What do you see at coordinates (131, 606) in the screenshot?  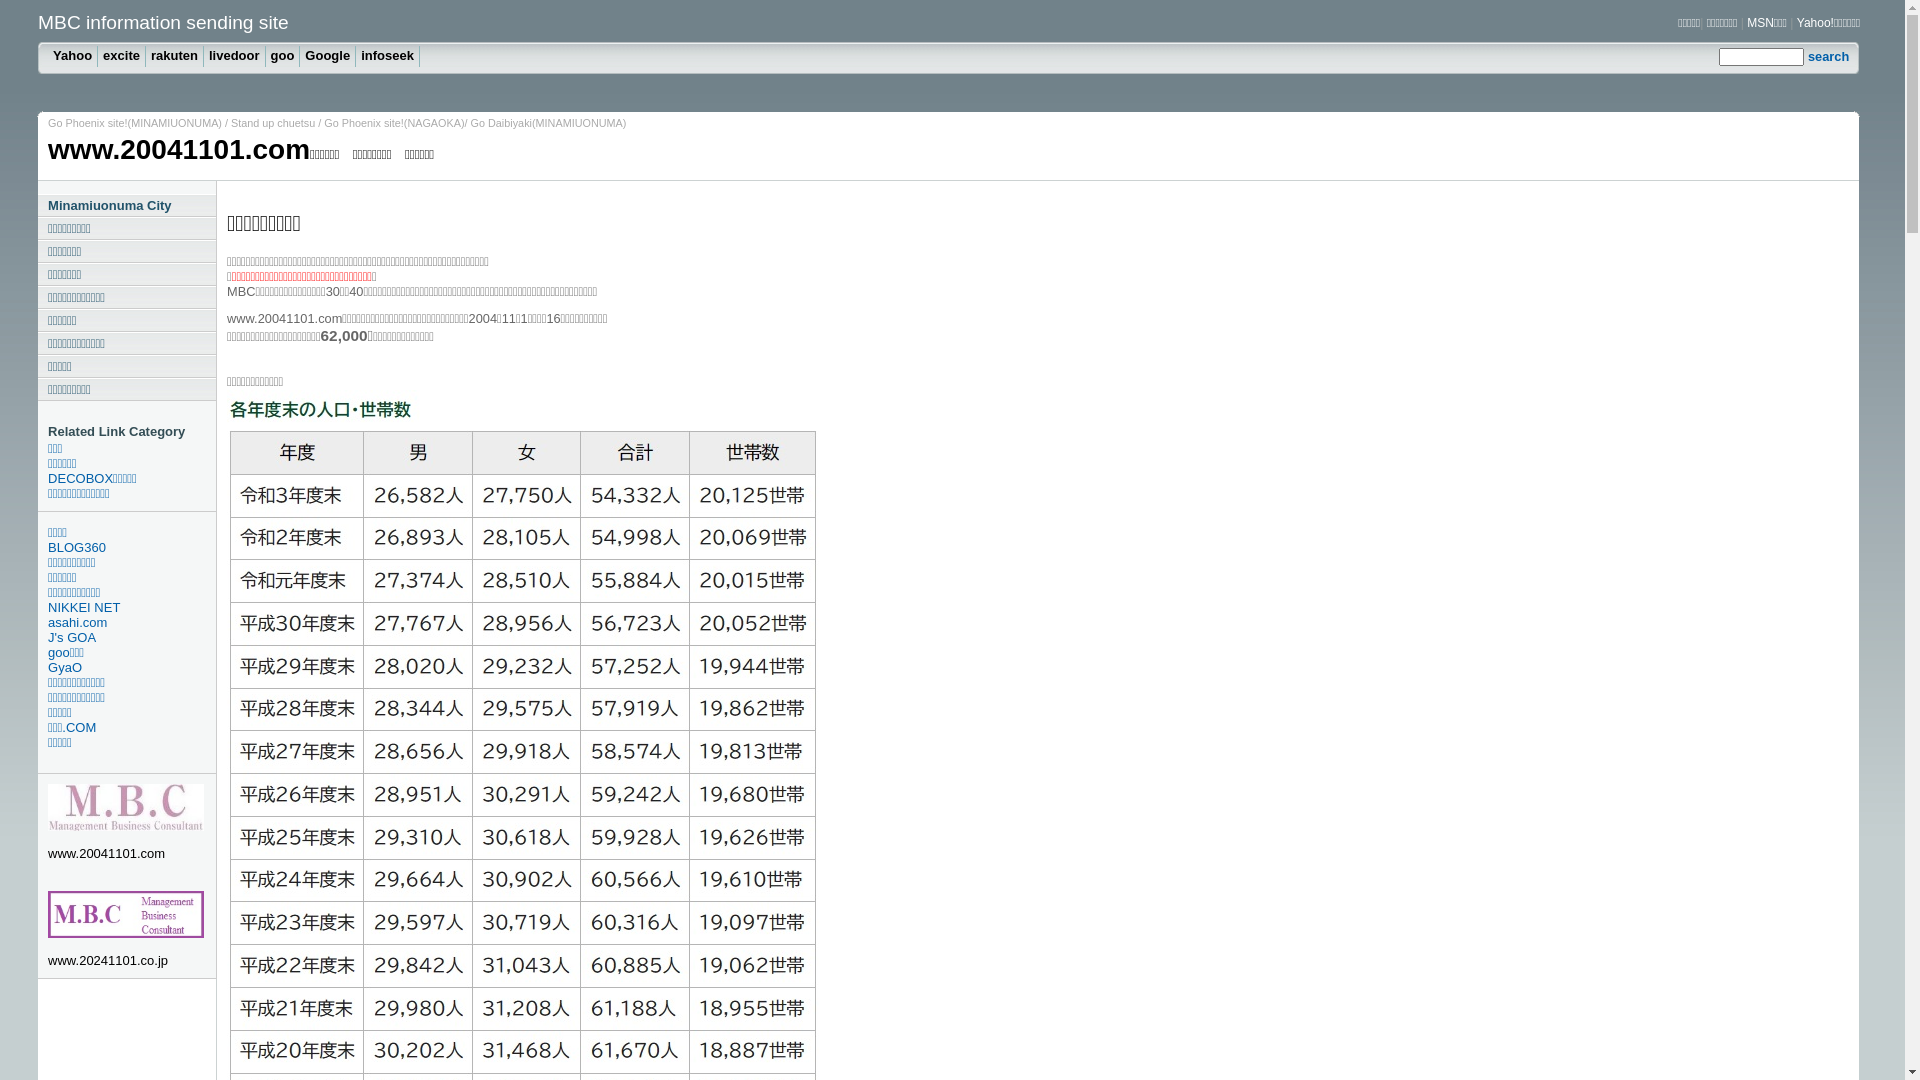 I see `'NIKKEI NET'` at bounding box center [131, 606].